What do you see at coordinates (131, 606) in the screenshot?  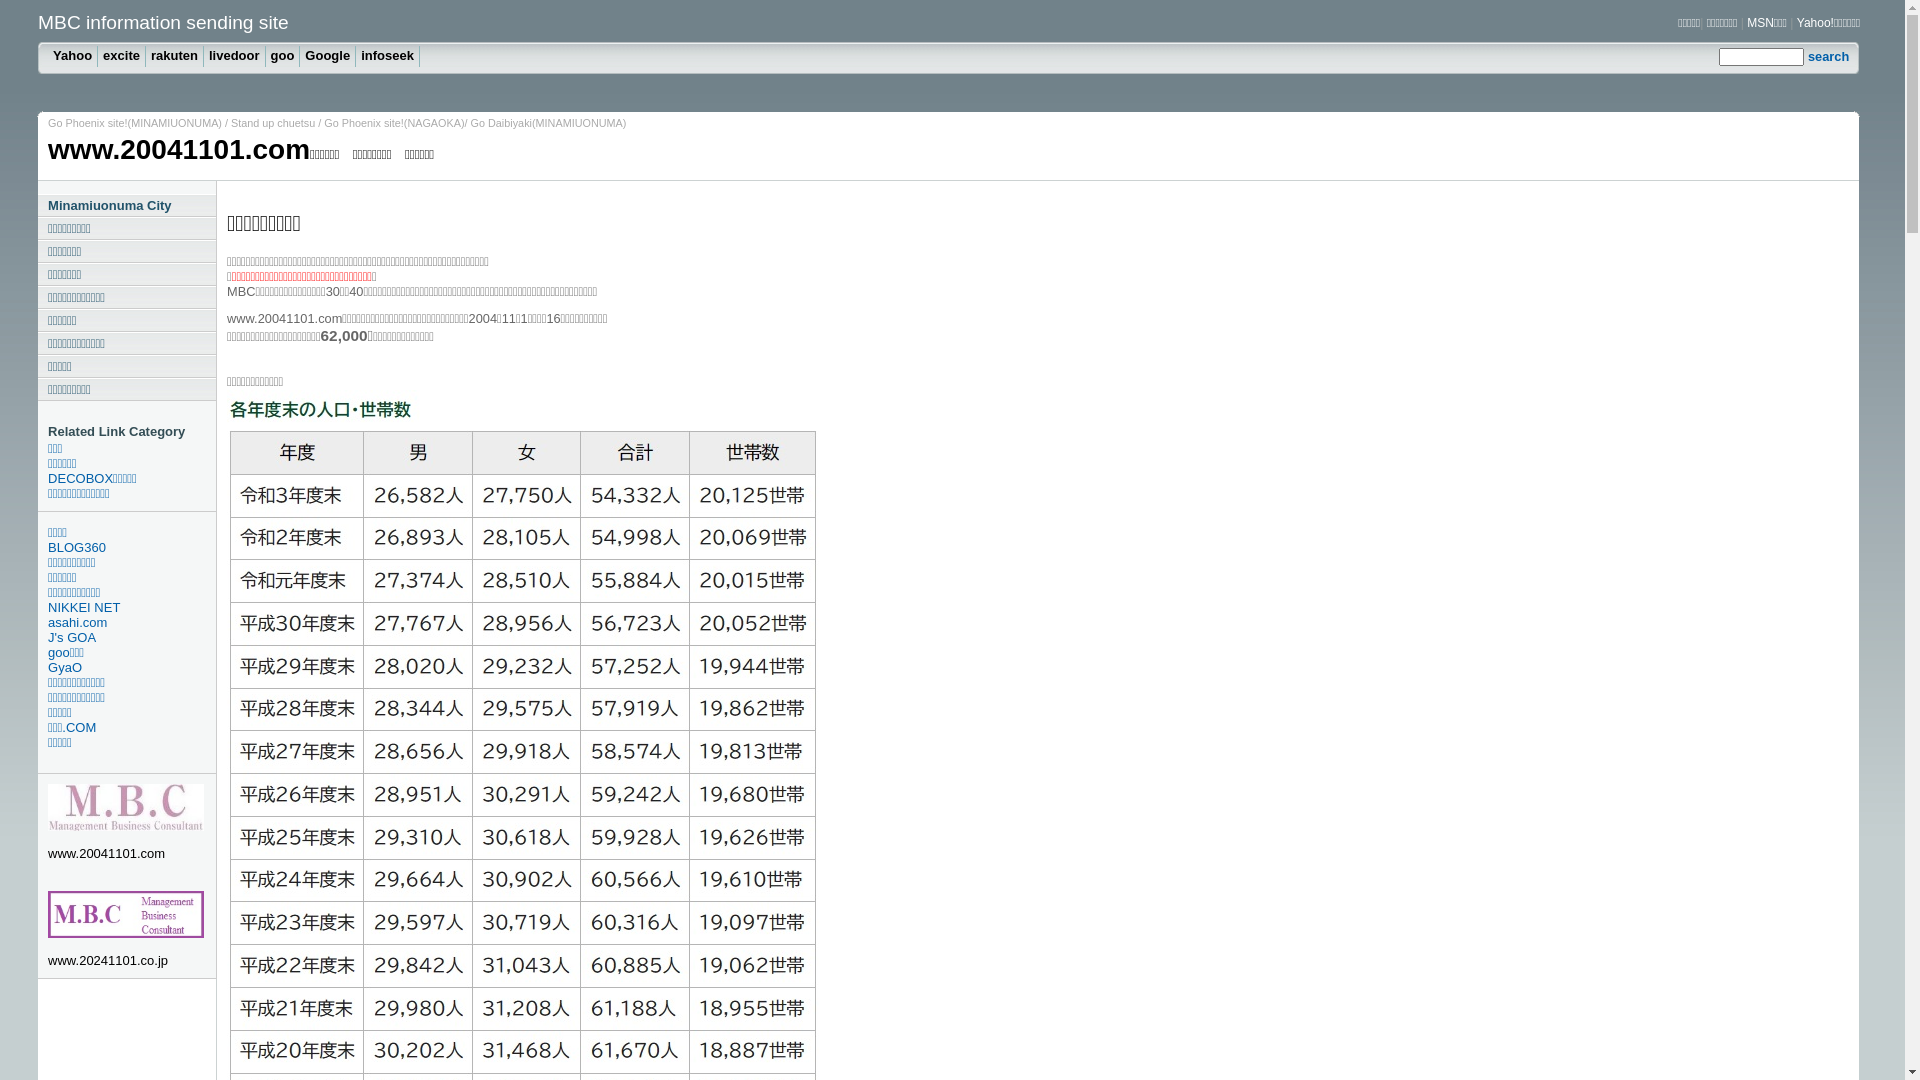 I see `'NIKKEI NET'` at bounding box center [131, 606].